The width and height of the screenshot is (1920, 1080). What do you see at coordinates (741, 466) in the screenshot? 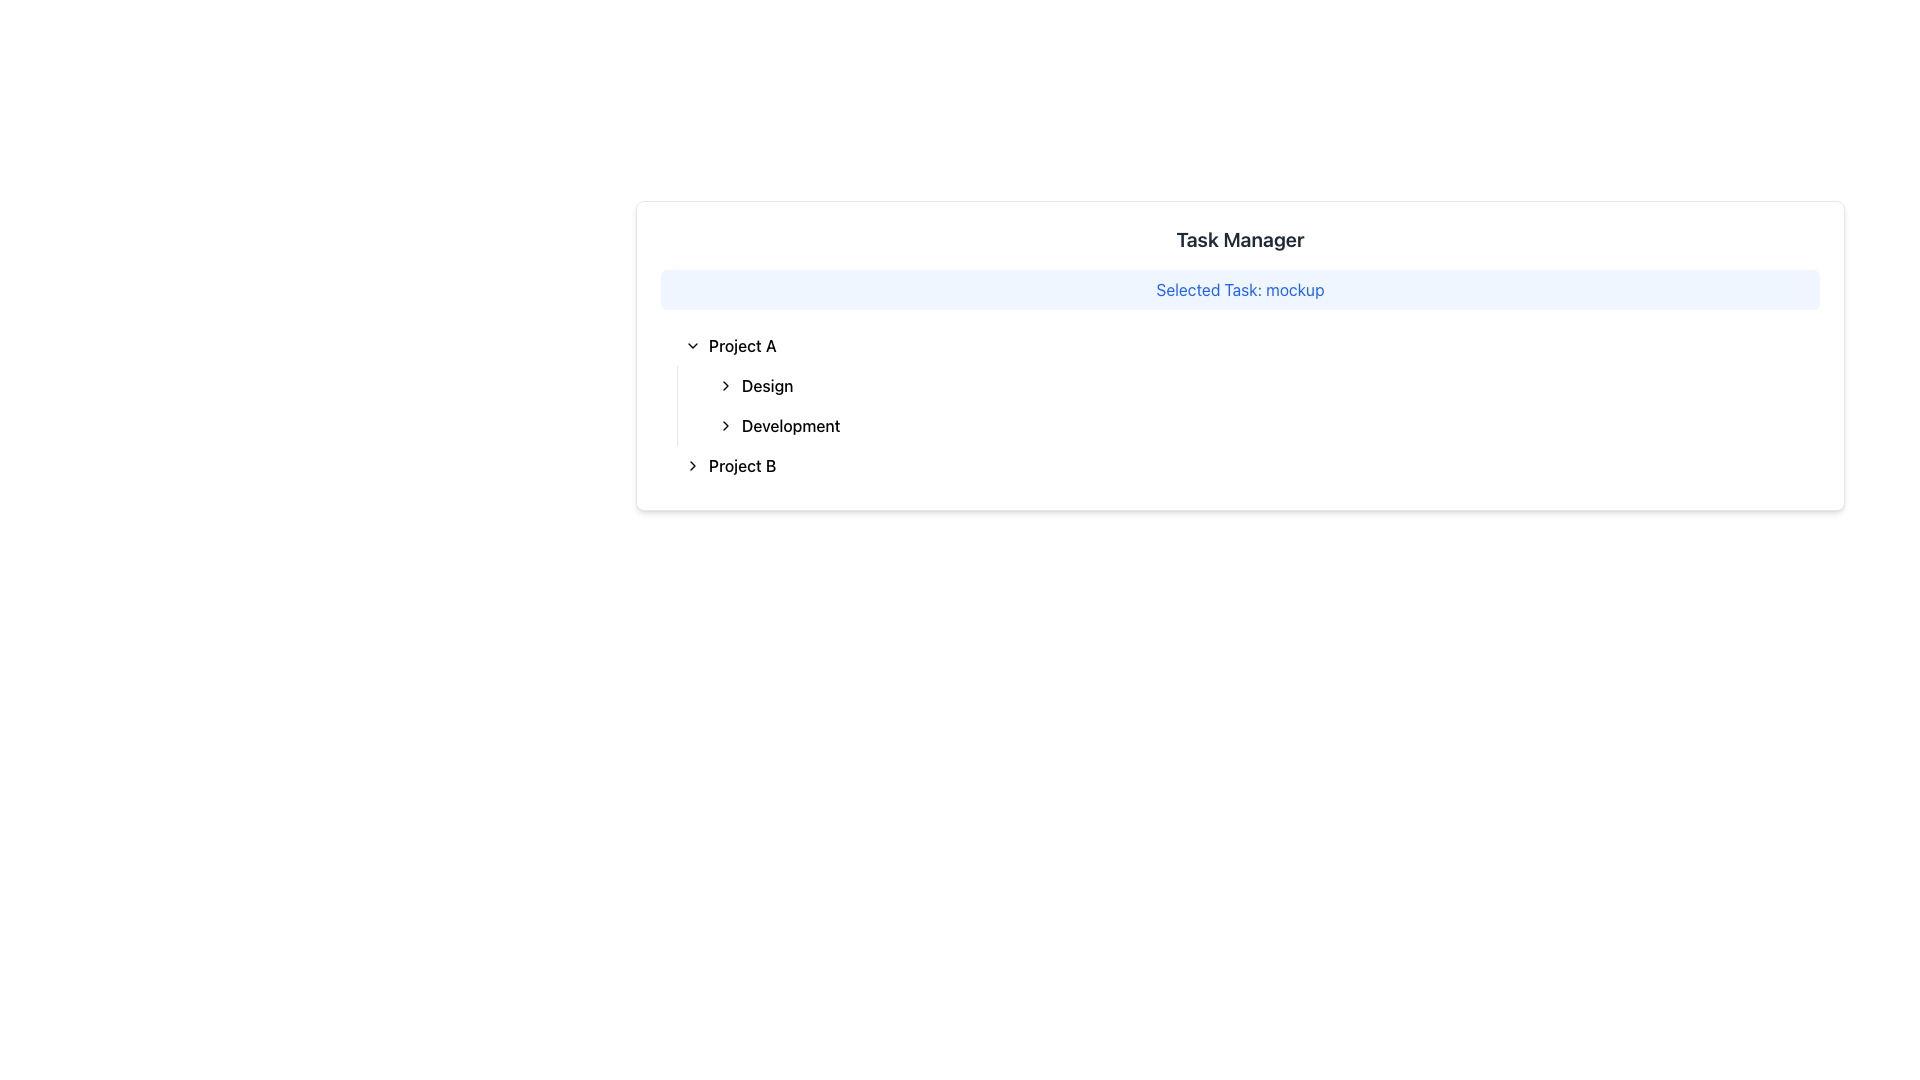
I see `the clickable label representing 'Project B' in the 'Task Manager' section` at bounding box center [741, 466].